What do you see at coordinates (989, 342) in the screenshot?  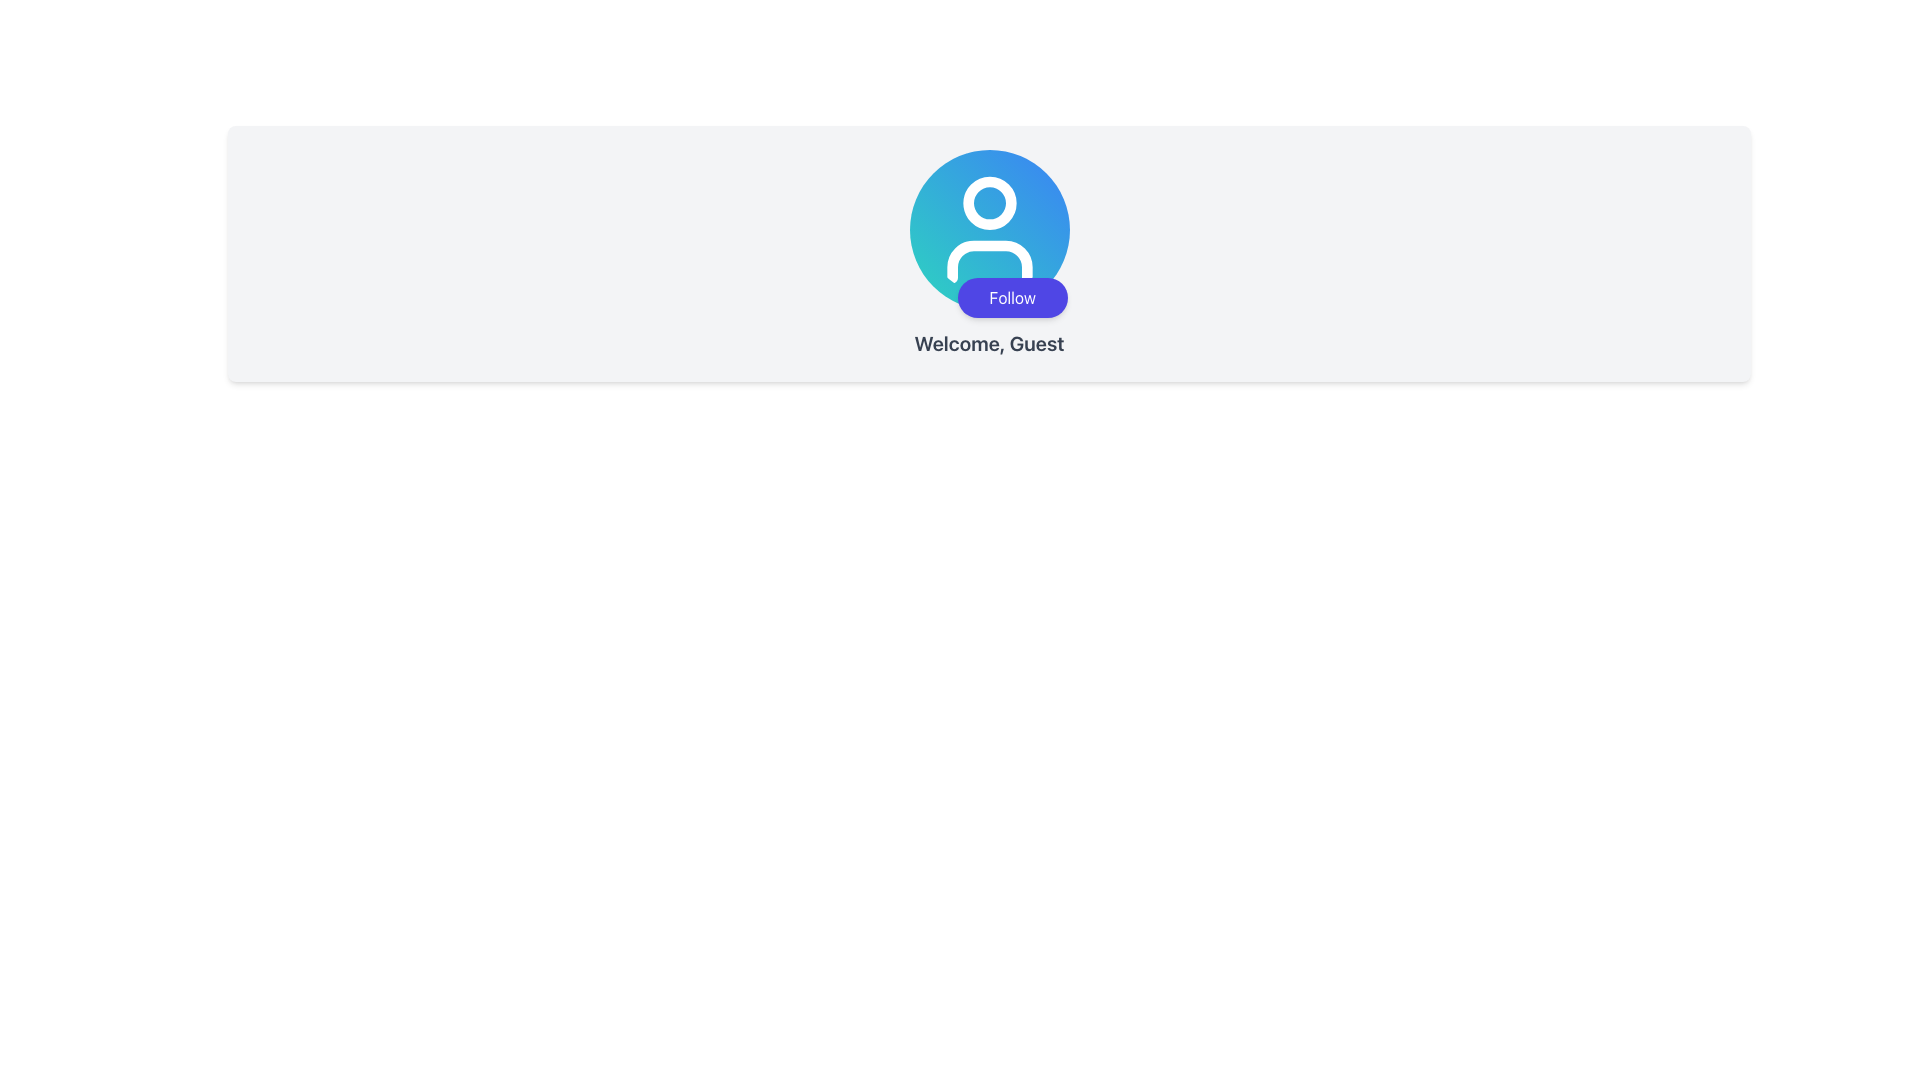 I see `the static text label displaying 'Welcome, Guest', which is styled in bold gray font and positioned below a circular icon and a 'Follow' button` at bounding box center [989, 342].